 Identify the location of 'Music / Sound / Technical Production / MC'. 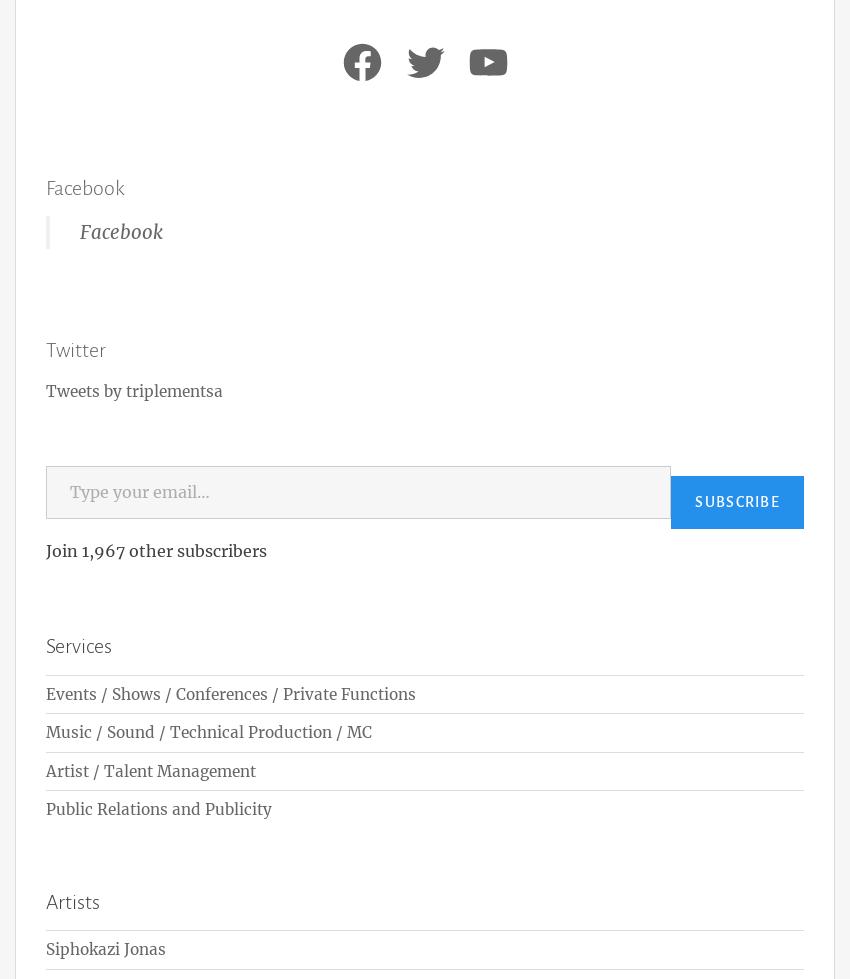
(208, 731).